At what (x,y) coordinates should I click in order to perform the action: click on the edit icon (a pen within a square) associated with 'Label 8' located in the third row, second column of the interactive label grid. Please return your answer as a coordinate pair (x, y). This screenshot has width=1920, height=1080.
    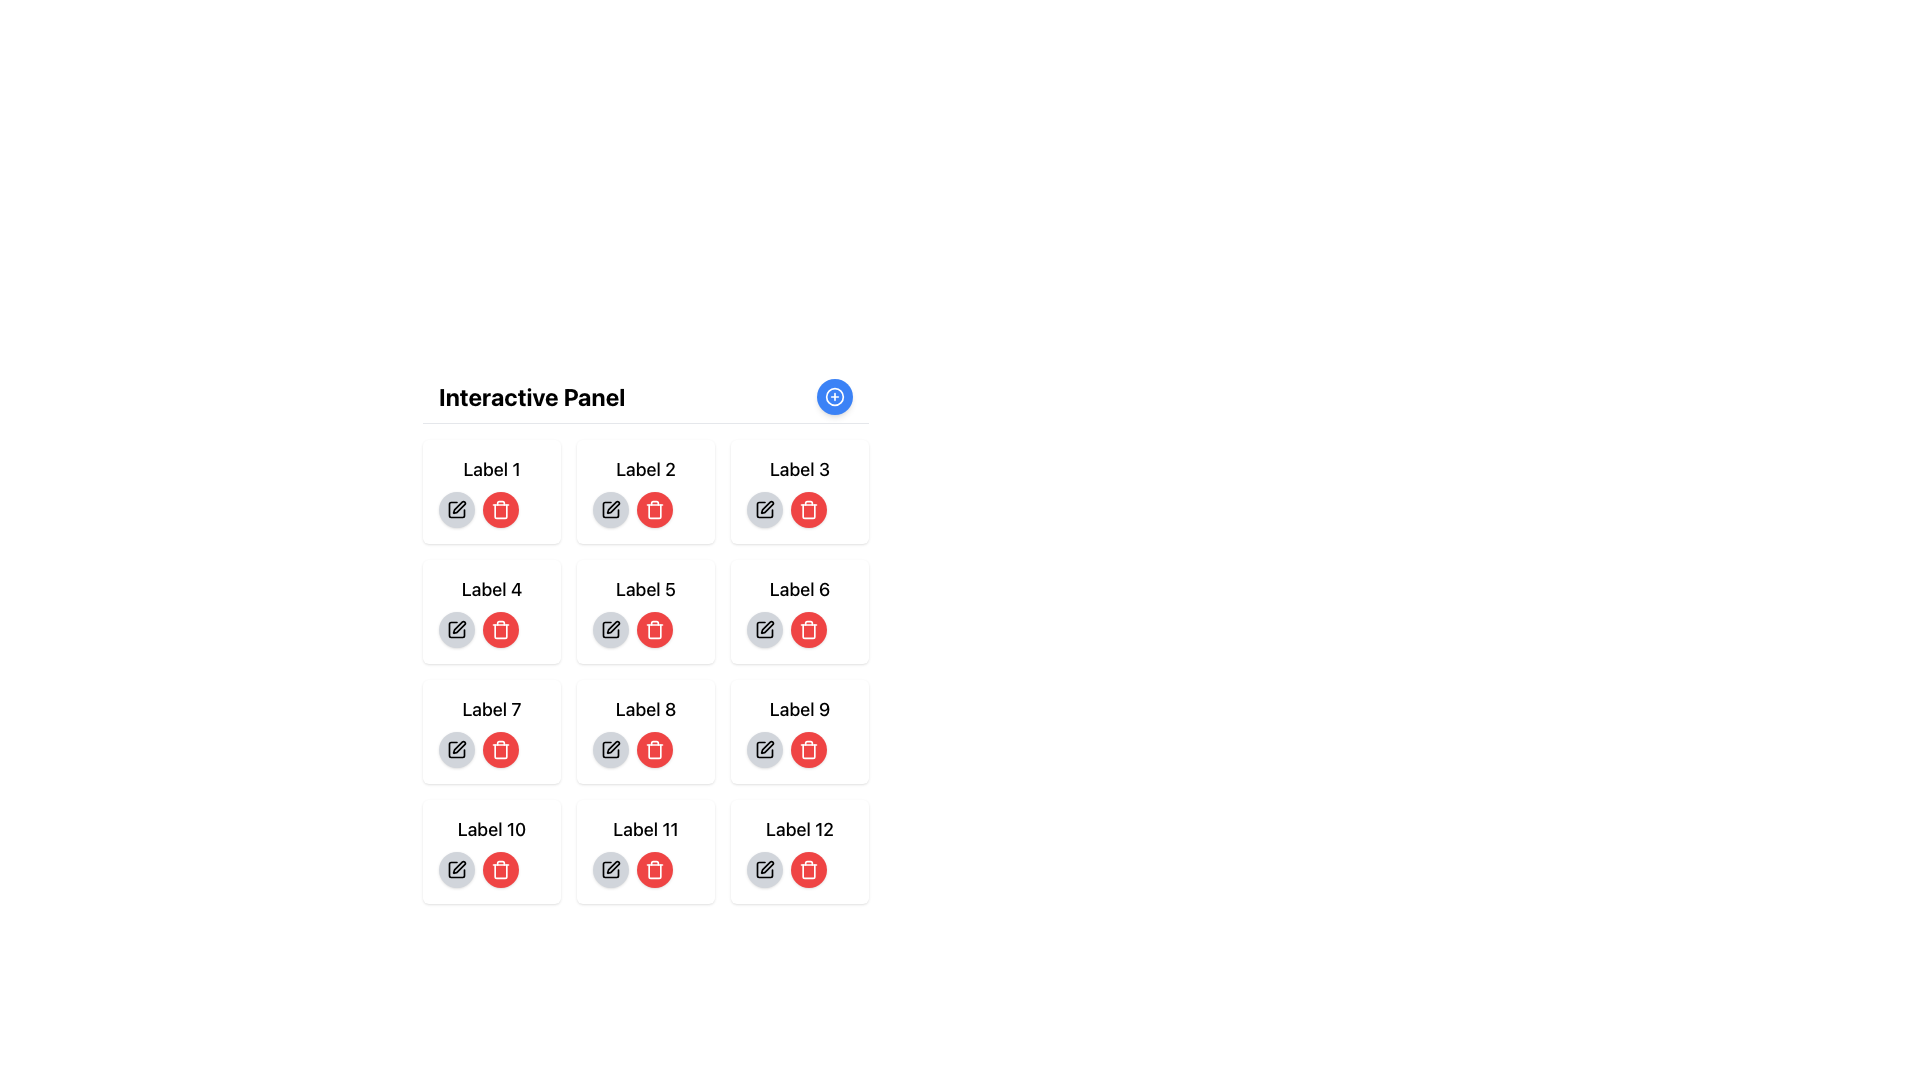
    Looking at the image, I should click on (609, 749).